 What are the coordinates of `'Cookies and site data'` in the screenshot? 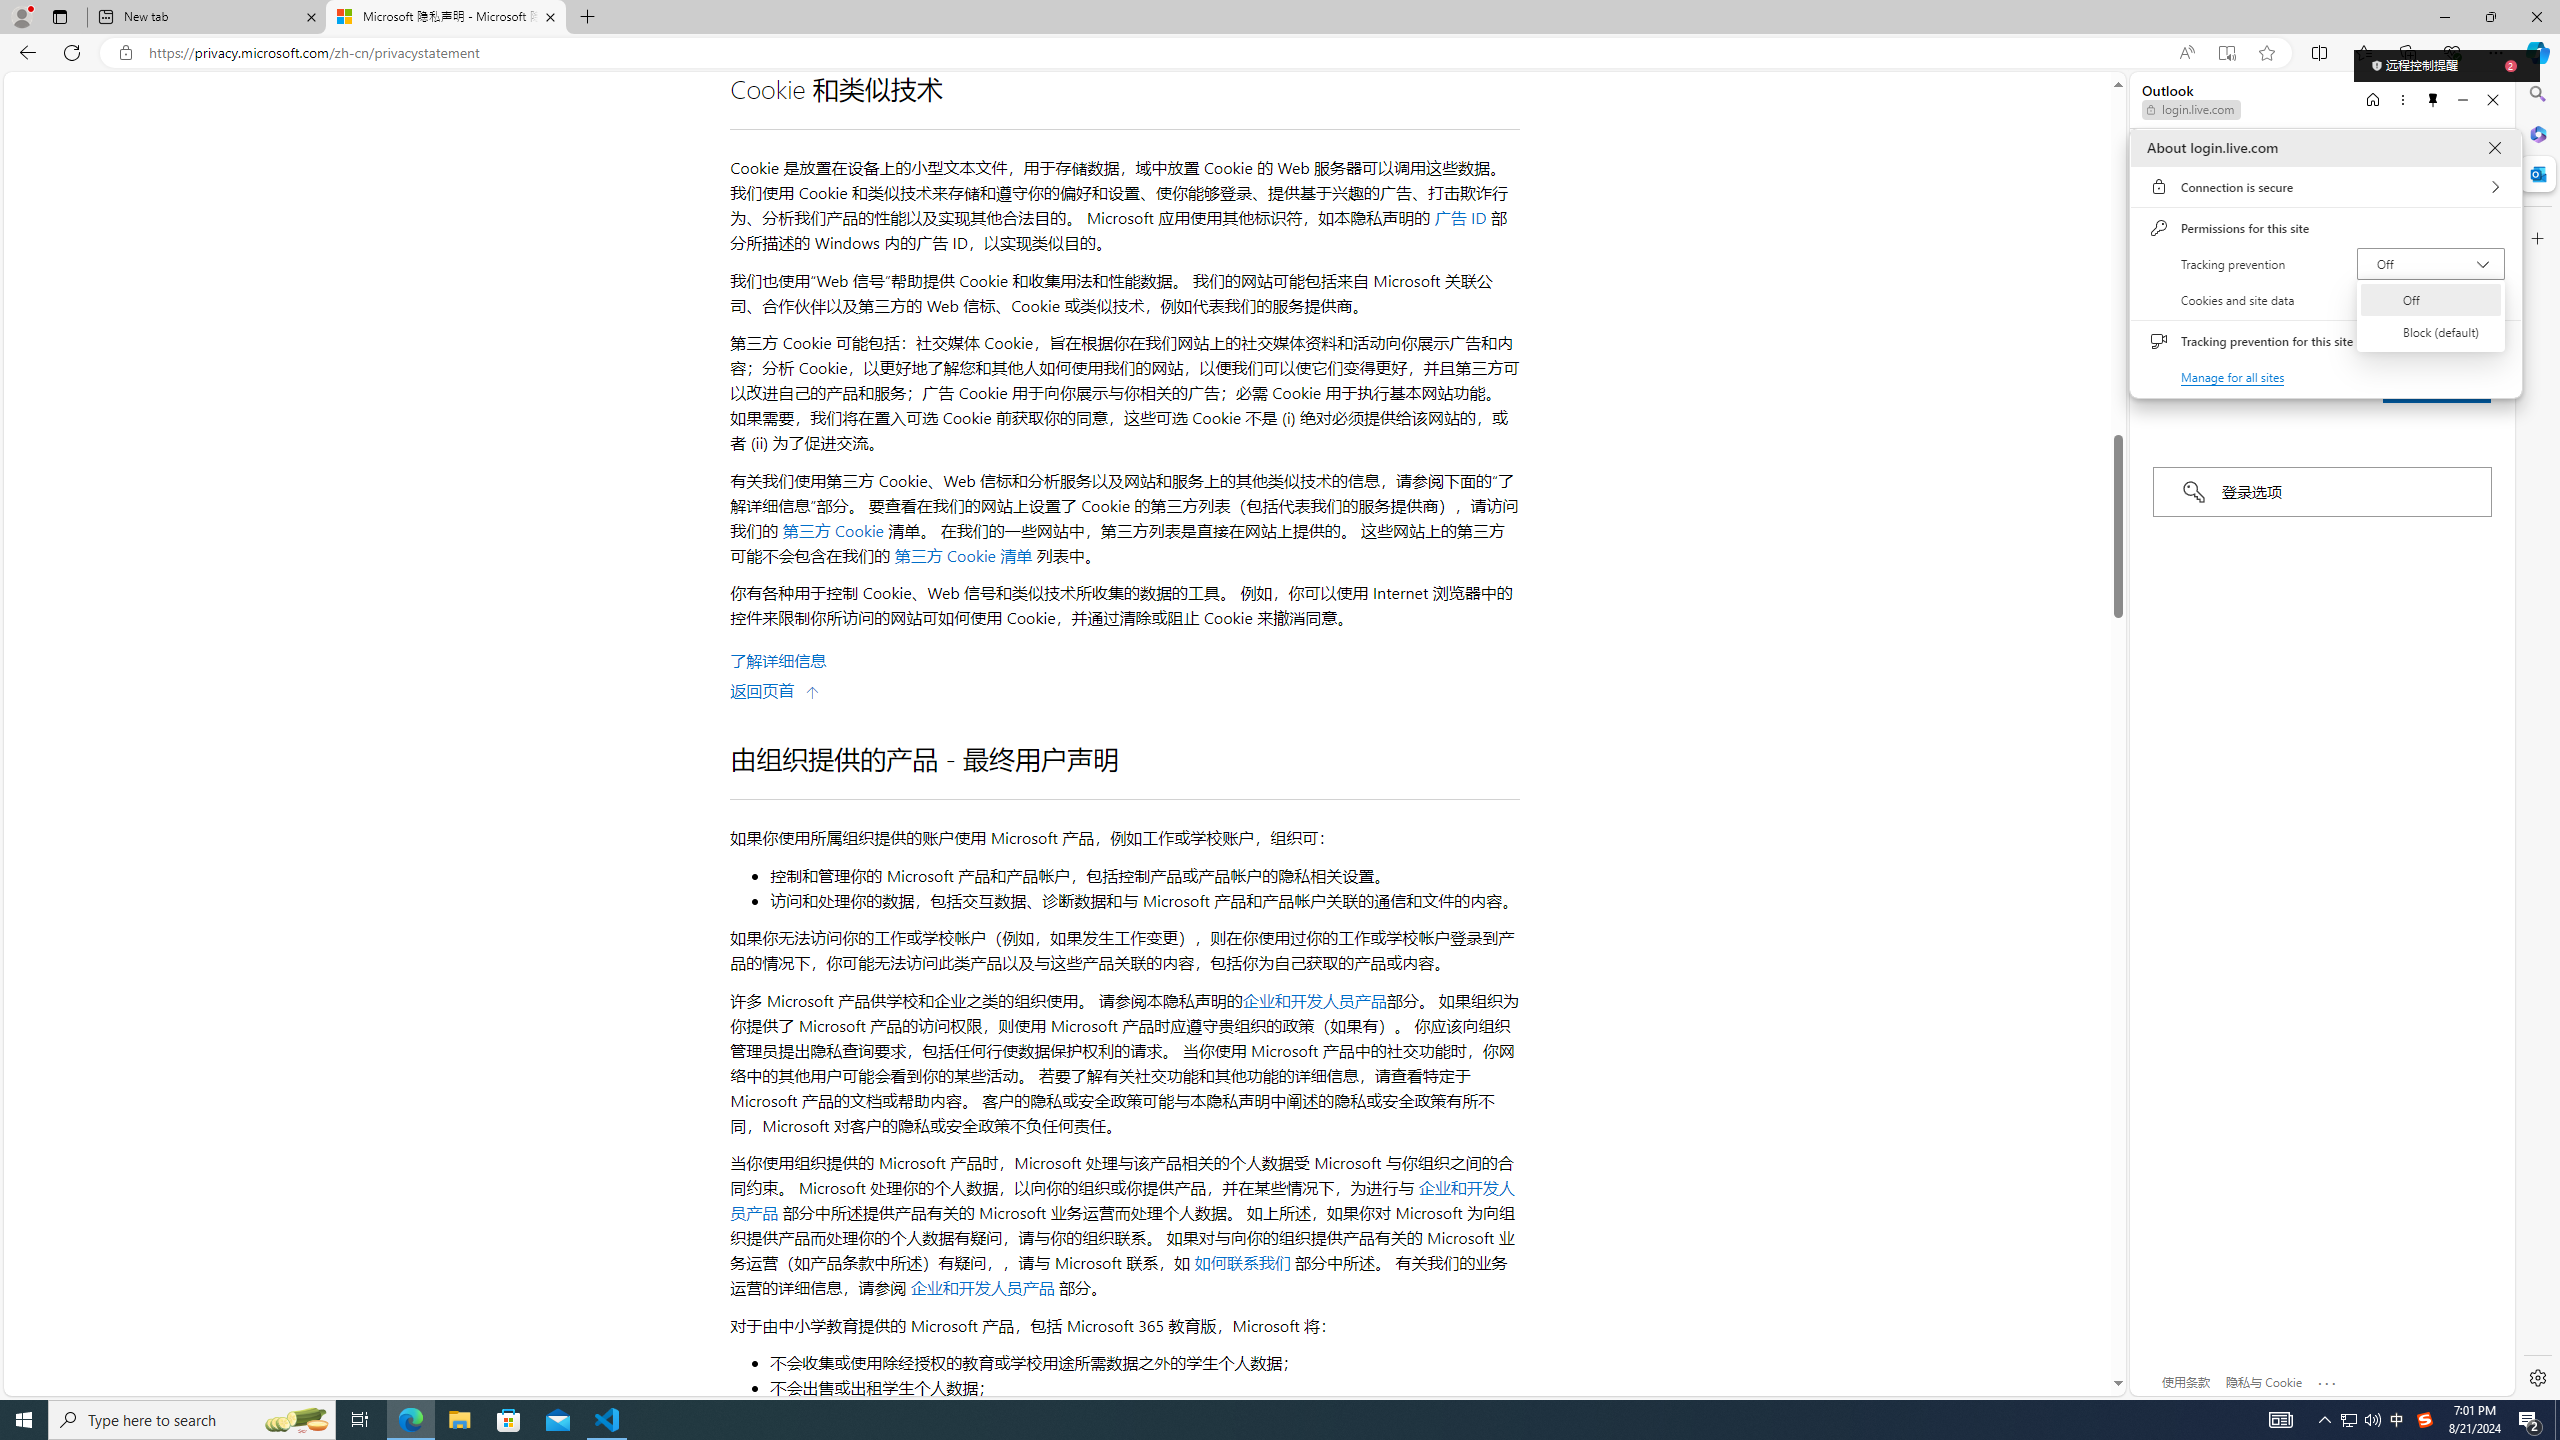 It's located at (2324, 299).